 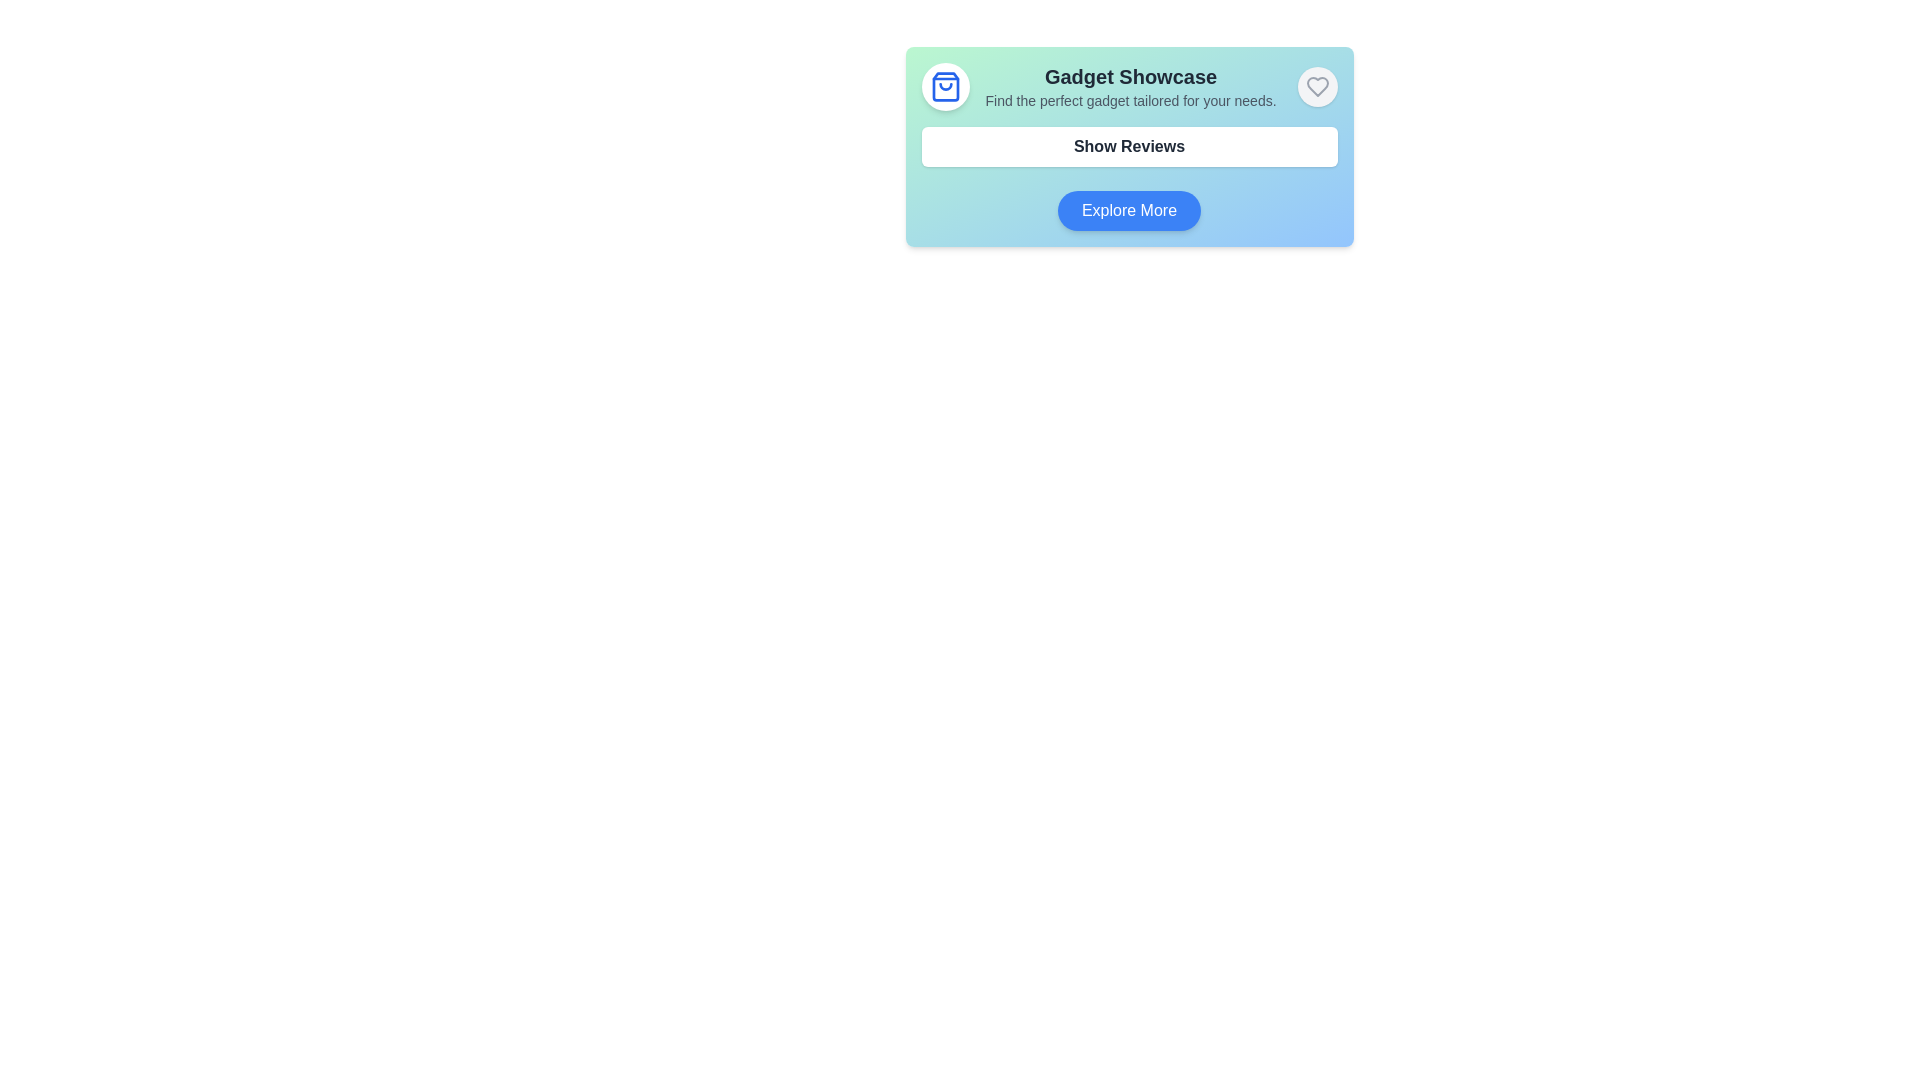 What do you see at coordinates (1131, 100) in the screenshot?
I see `the static text element that reads 'Find the perfect gadget tailored for your needs.', located directly beneath the title 'Gadget Showcase'` at bounding box center [1131, 100].